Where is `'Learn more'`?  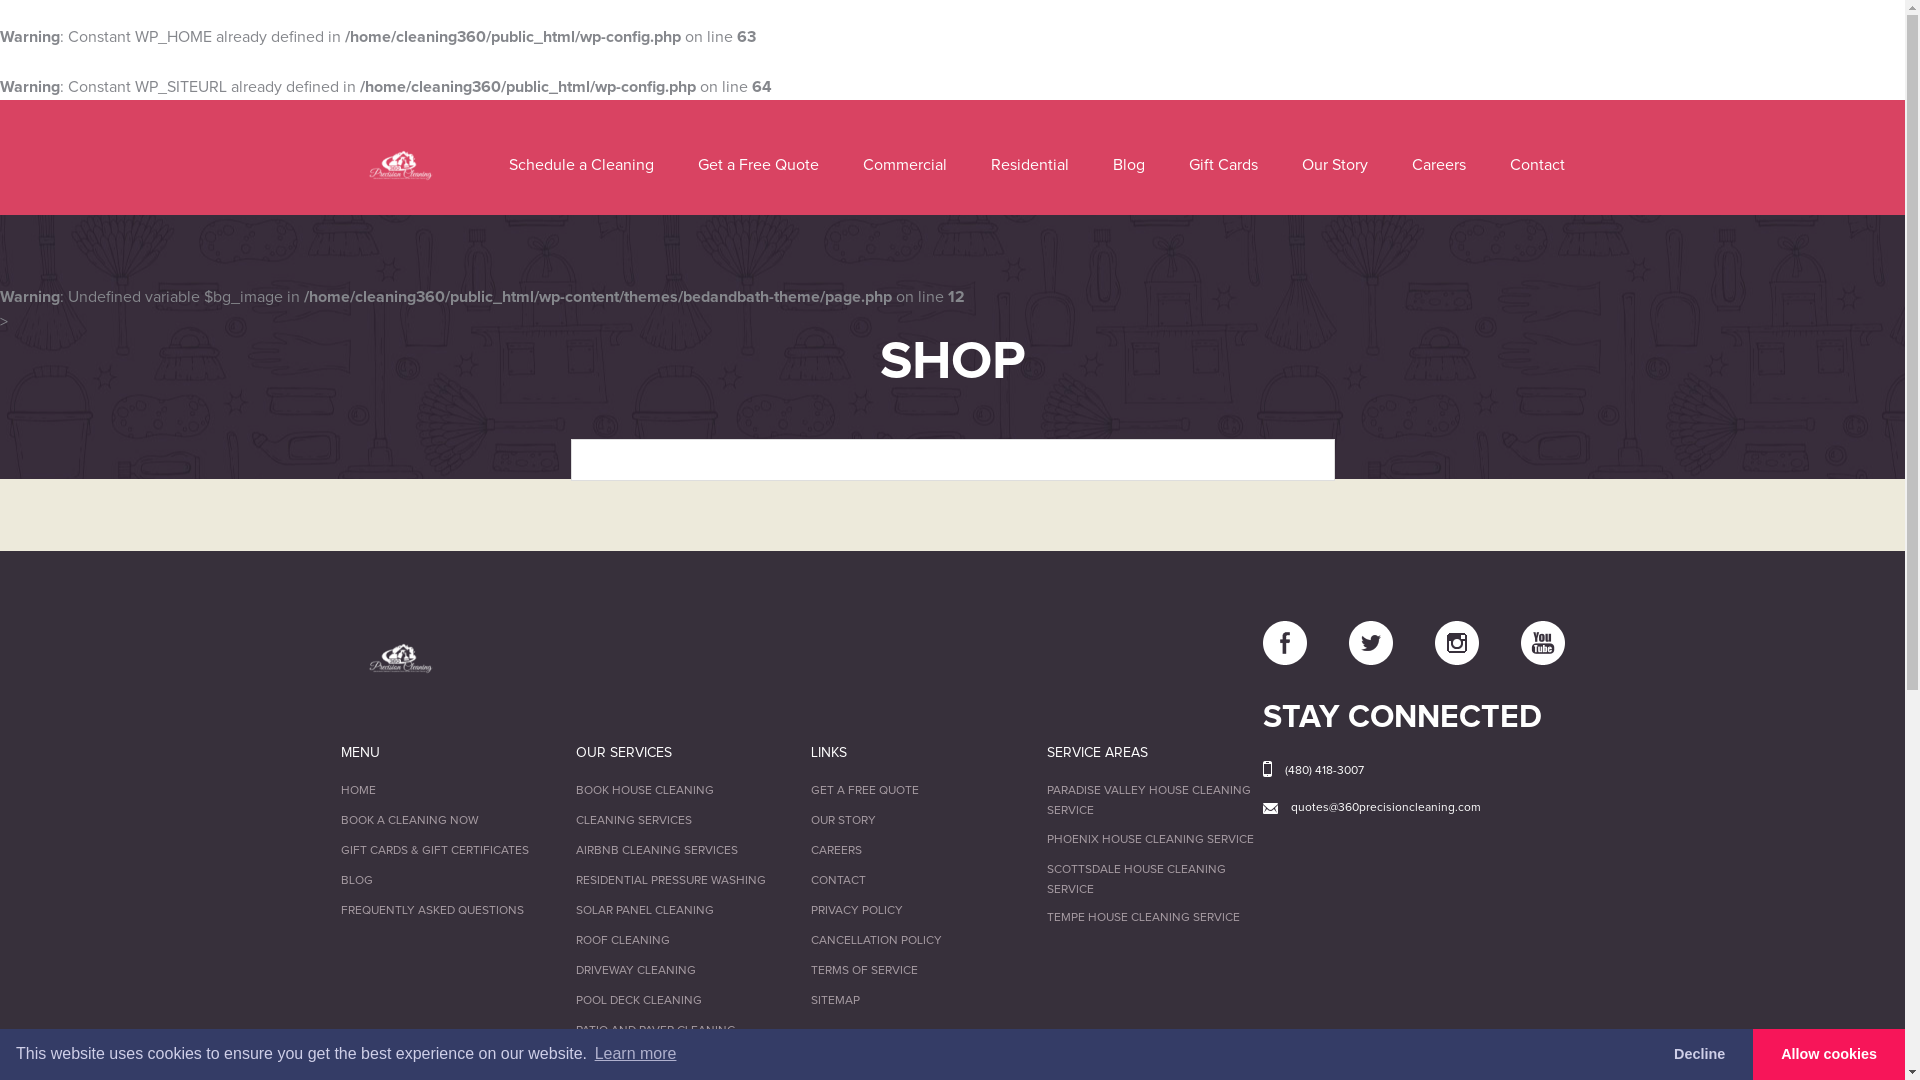 'Learn more' is located at coordinates (633, 1052).